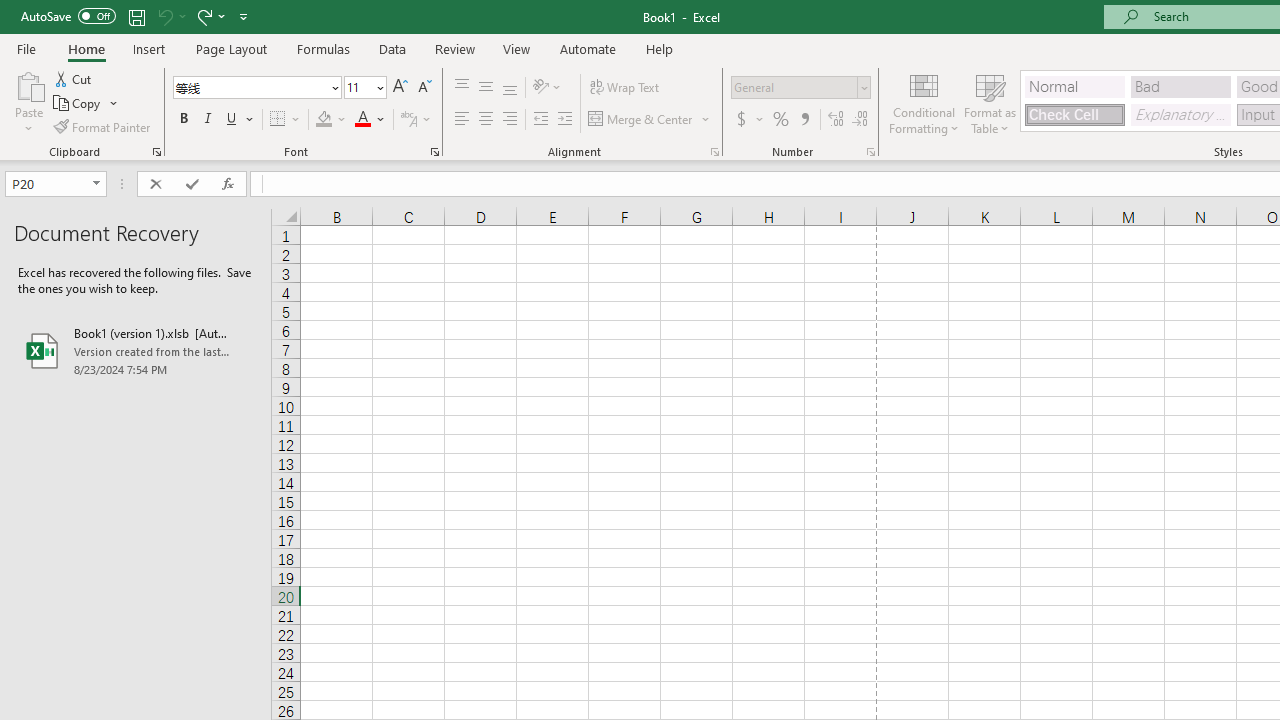 Image resolution: width=1280 pixels, height=720 pixels. I want to click on 'Copy', so click(85, 103).